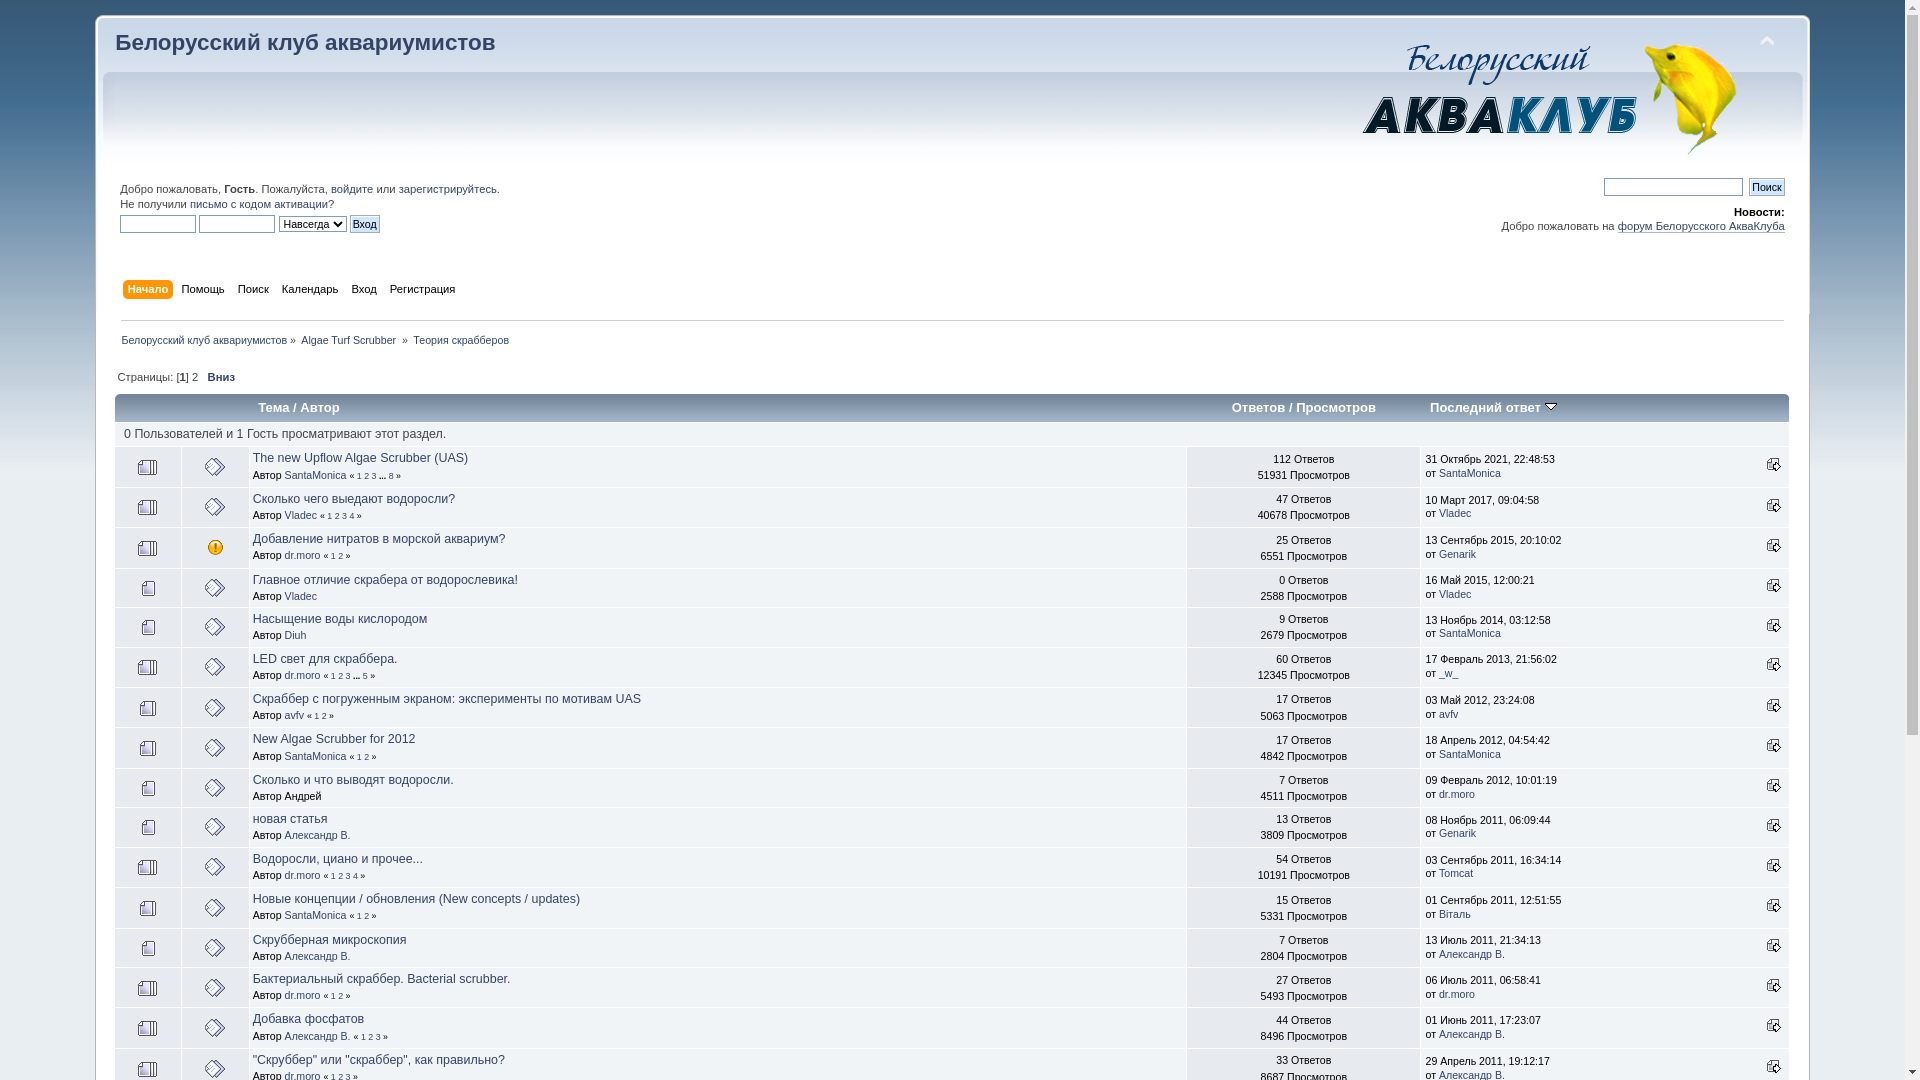 This screenshot has height=1080, width=1920. I want to click on 'Tomcat', so click(1455, 871).